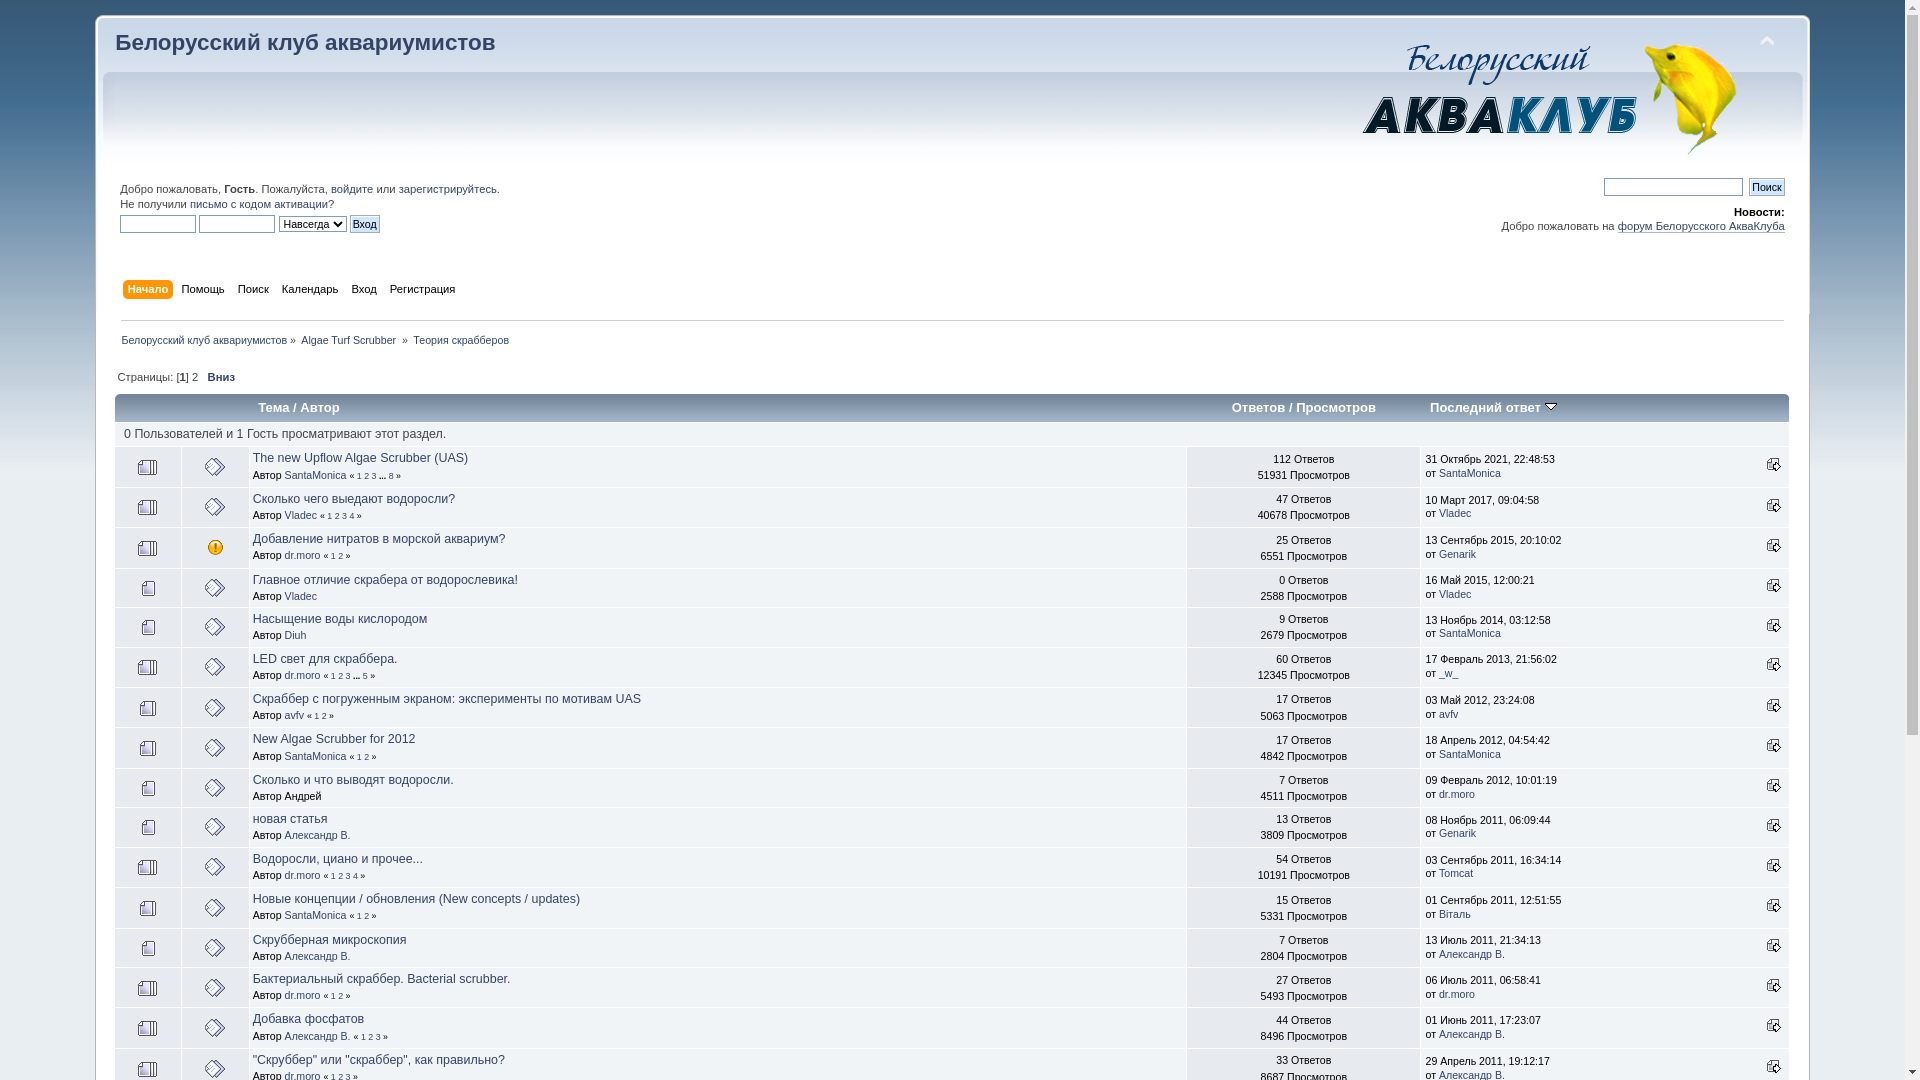 This screenshot has height=1080, width=1920. I want to click on 'Tomcat', so click(1455, 871).